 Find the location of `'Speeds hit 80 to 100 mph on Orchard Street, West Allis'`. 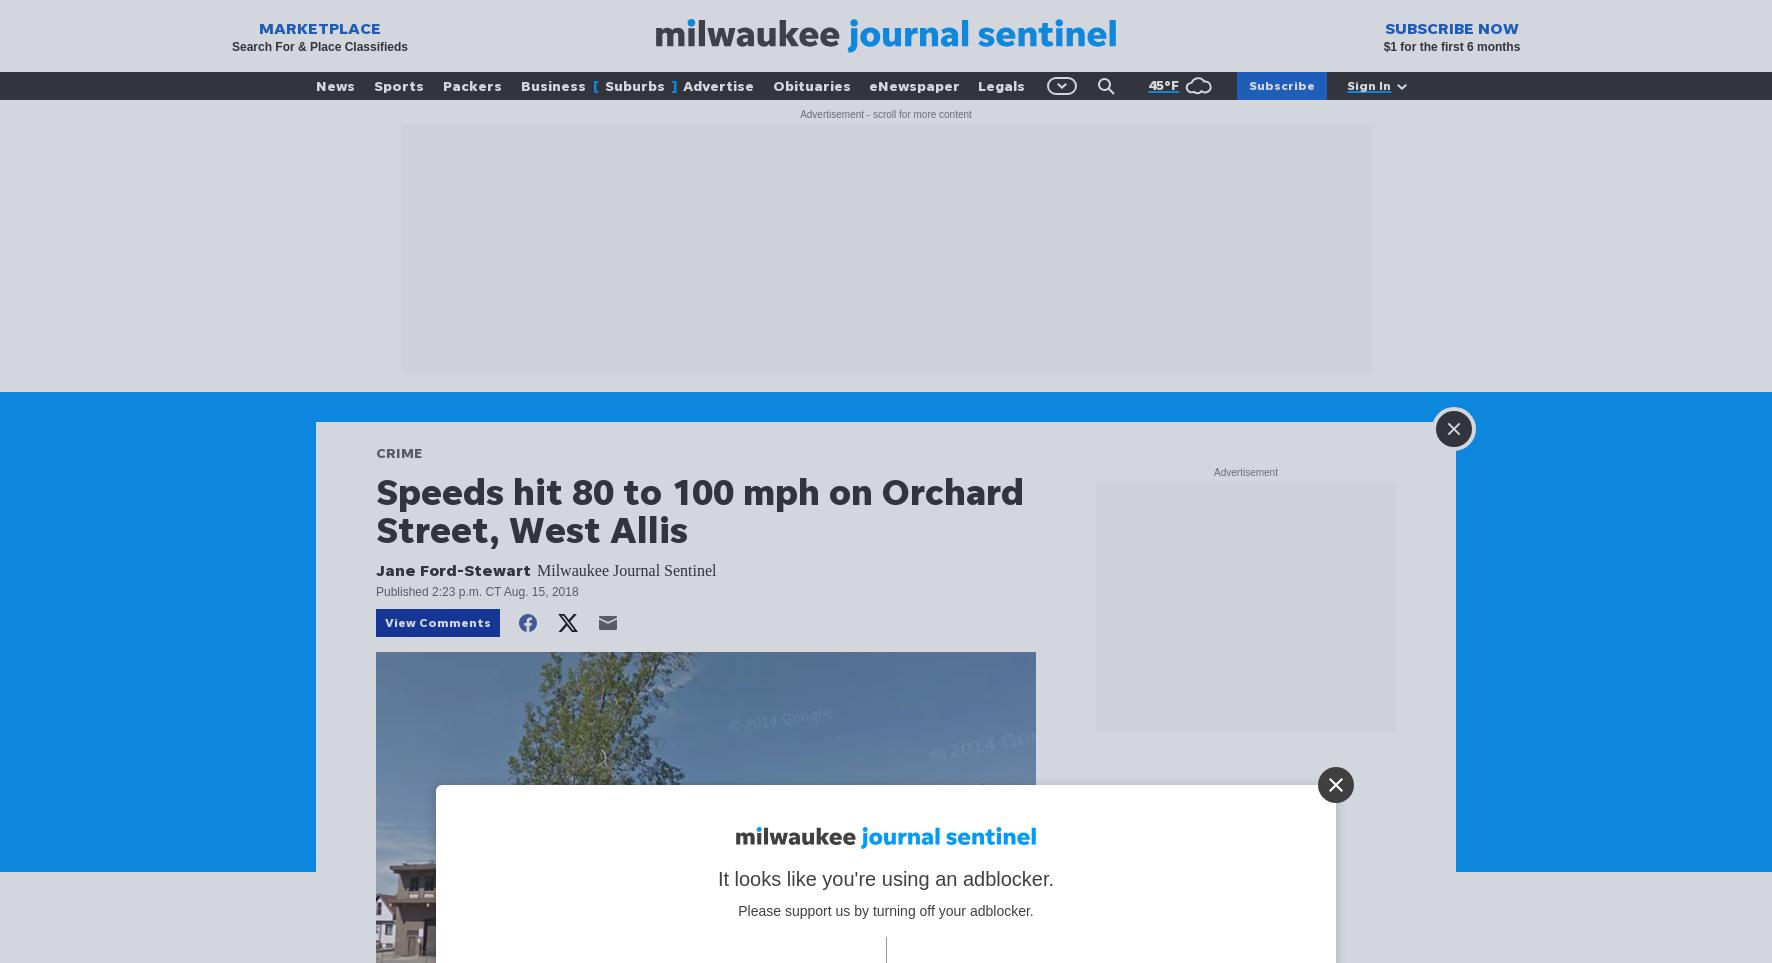

'Speeds hit 80 to 100 mph on Orchard Street, West Allis' is located at coordinates (376, 510).